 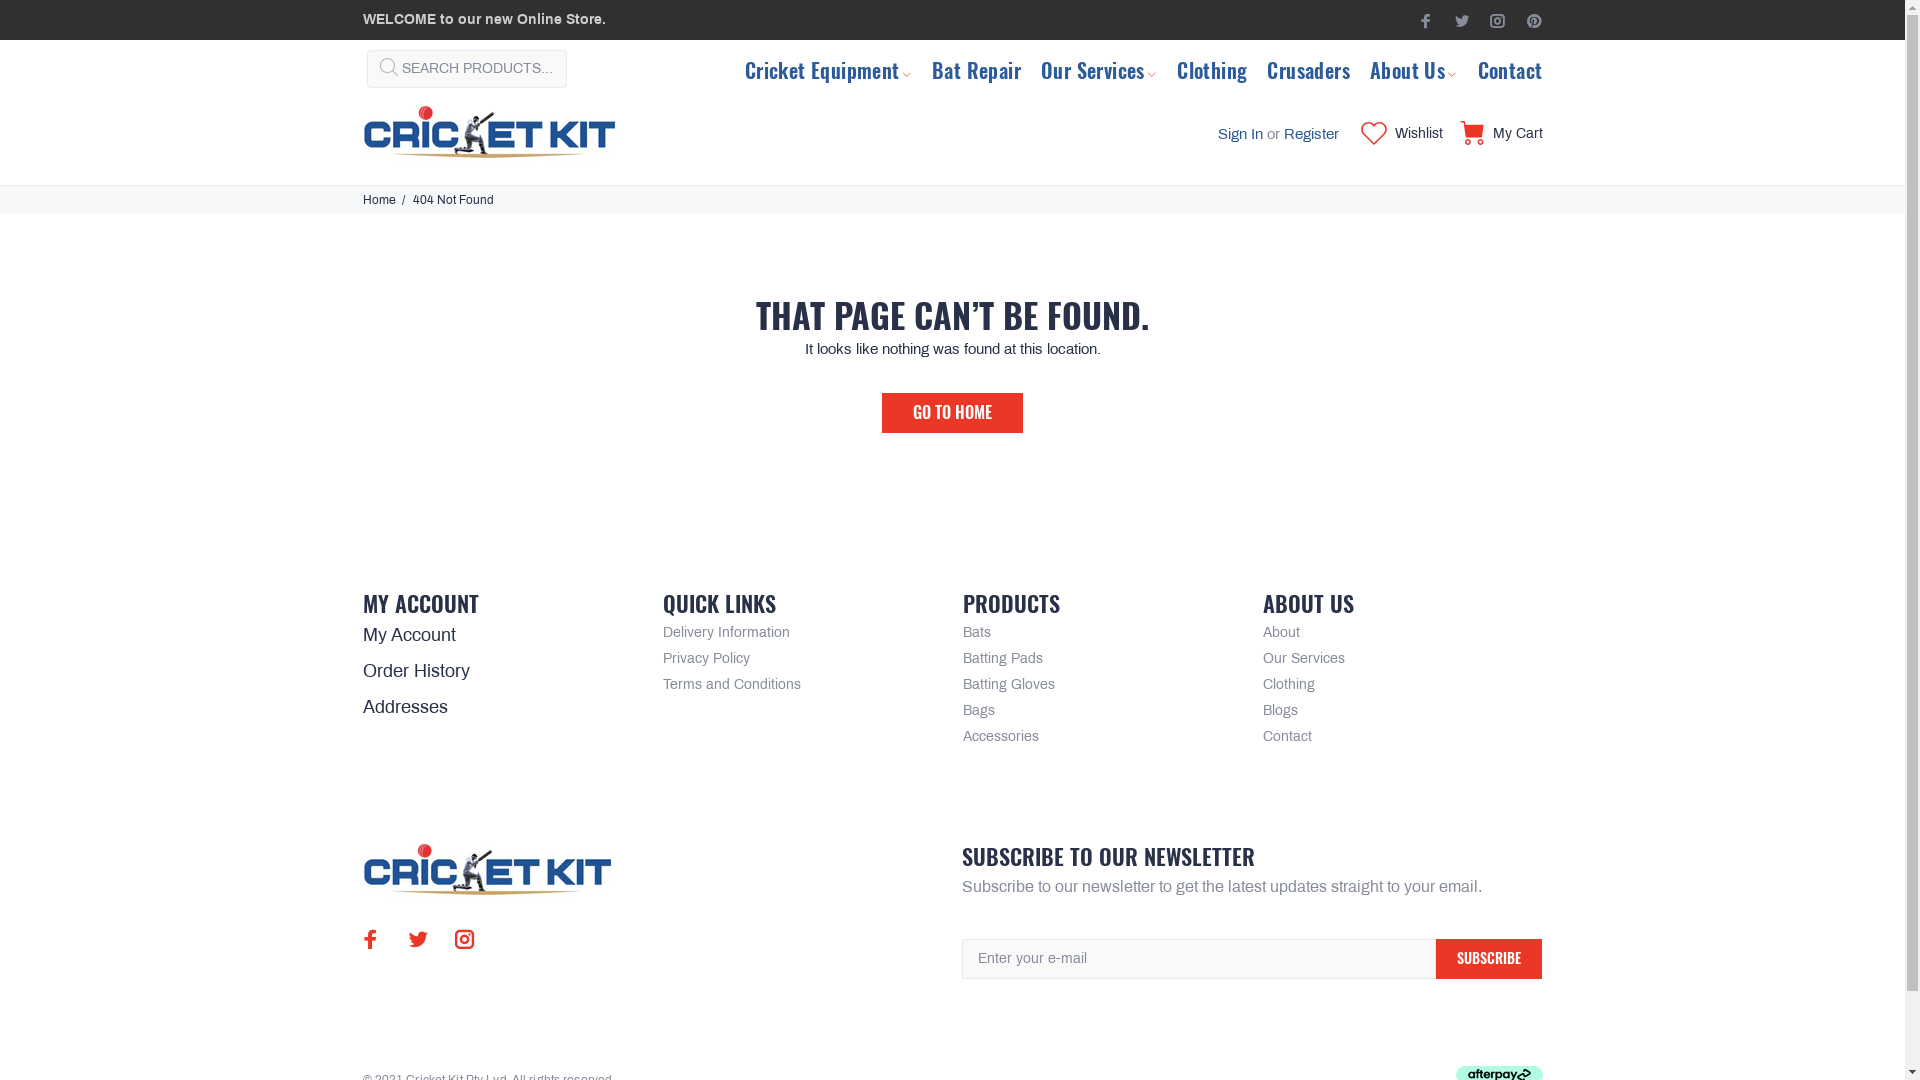 I want to click on 'Our Services', so click(x=1098, y=67).